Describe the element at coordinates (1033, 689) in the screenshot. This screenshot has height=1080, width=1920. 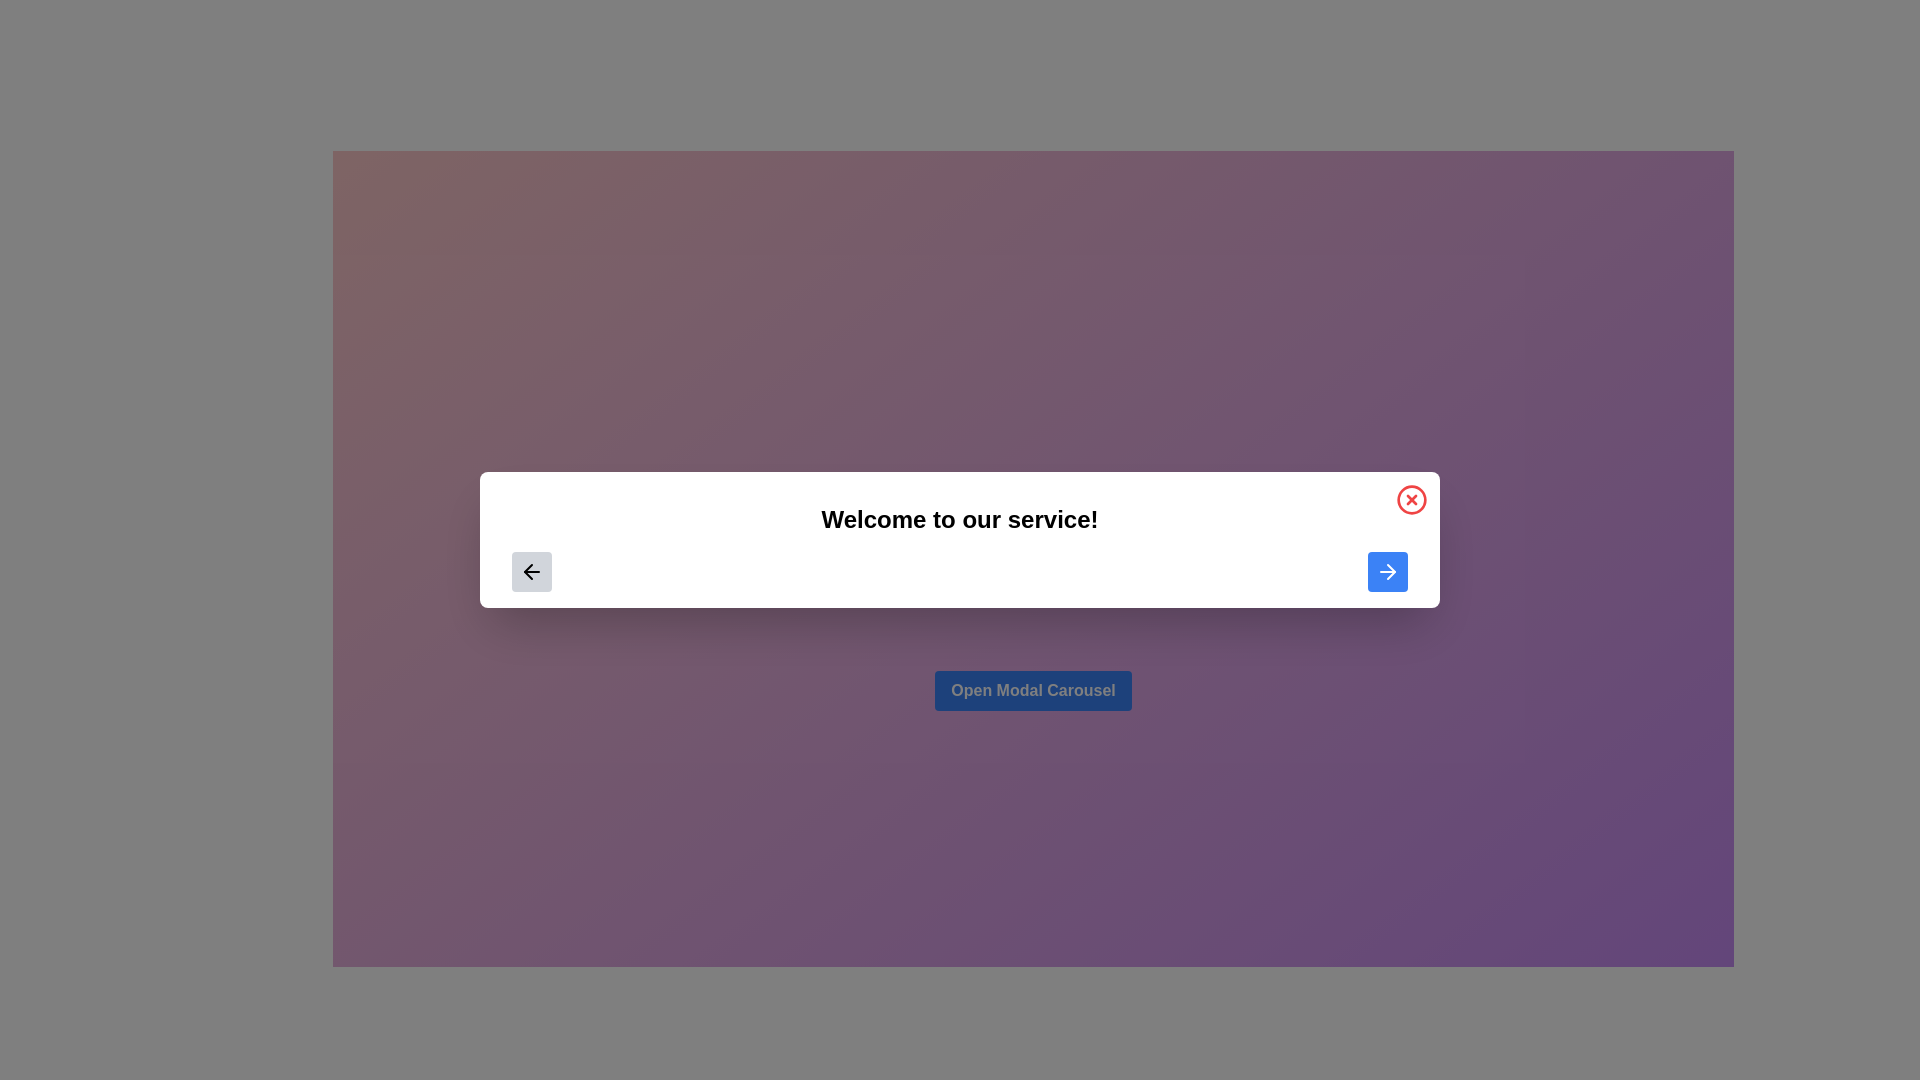
I see `the button located near the bottom of the interface` at that location.